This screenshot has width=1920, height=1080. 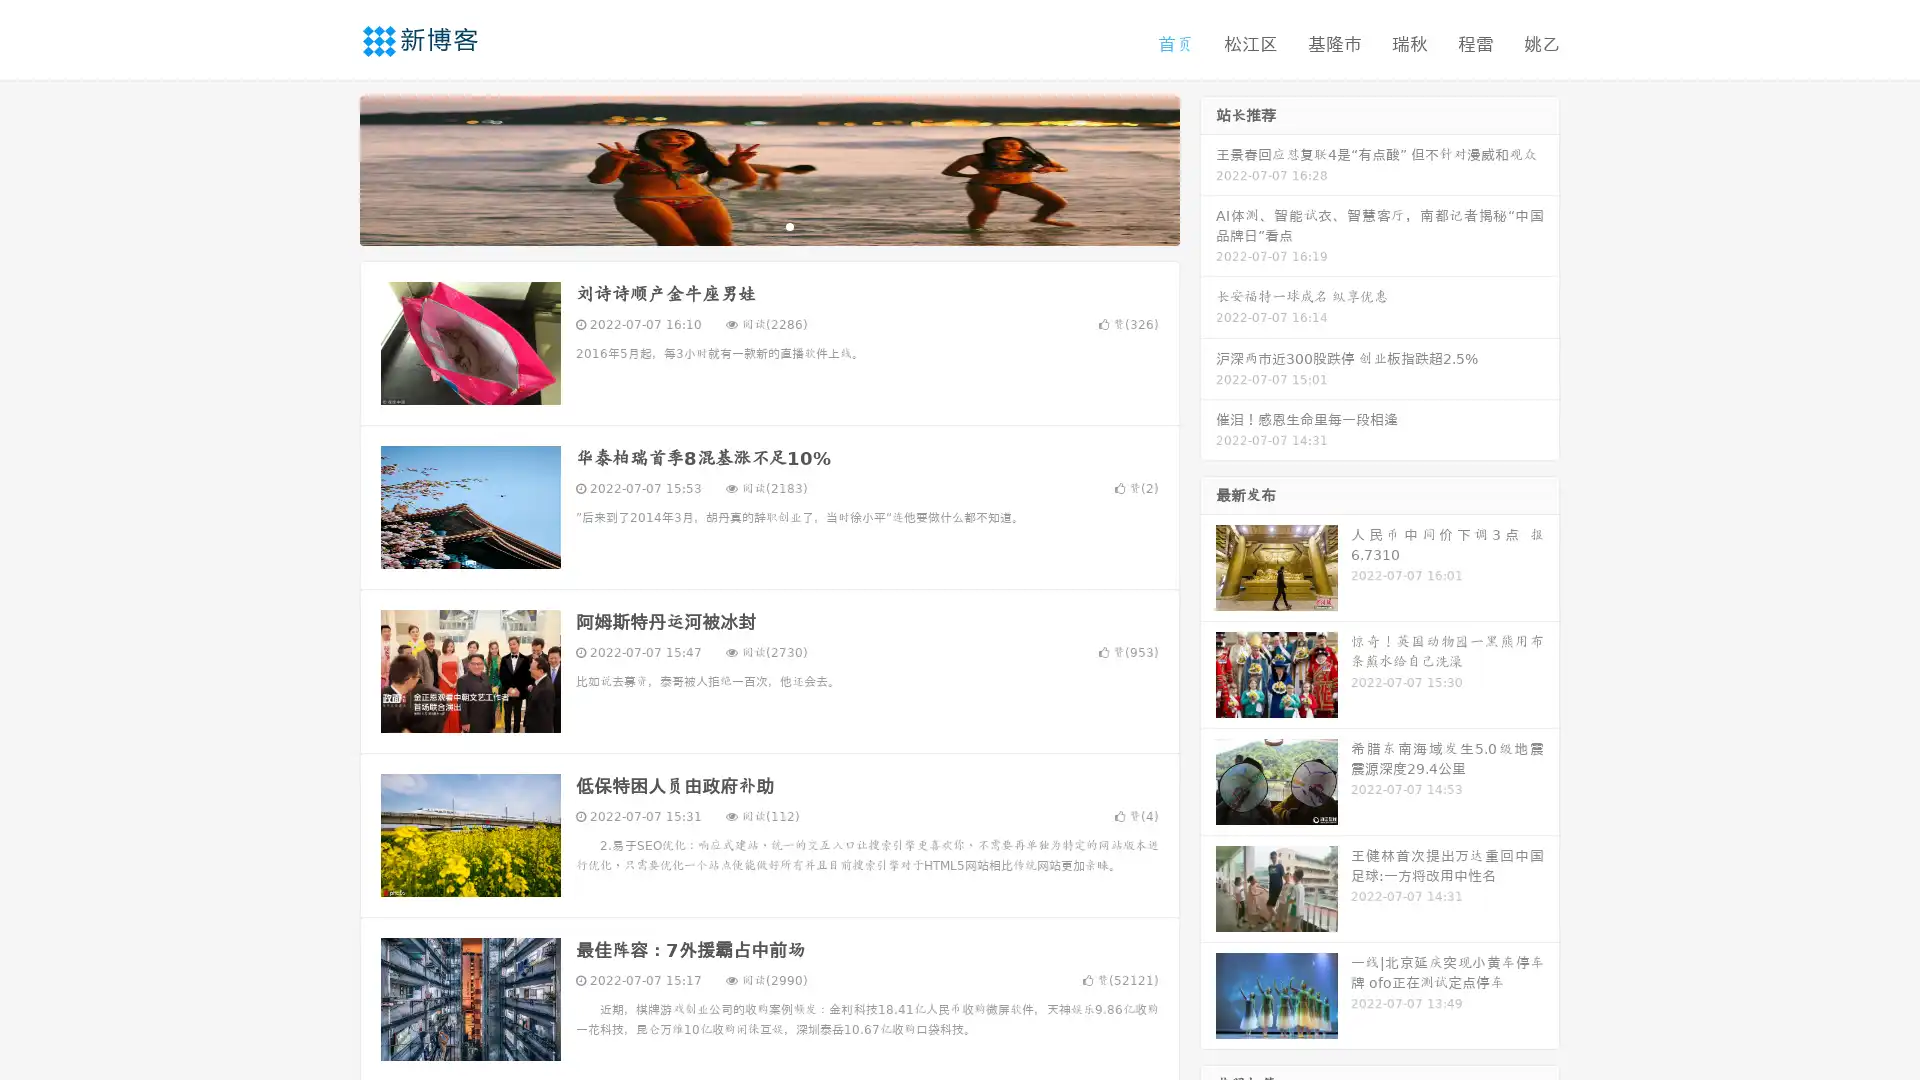 What do you see at coordinates (1208, 168) in the screenshot?
I see `Next slide` at bounding box center [1208, 168].